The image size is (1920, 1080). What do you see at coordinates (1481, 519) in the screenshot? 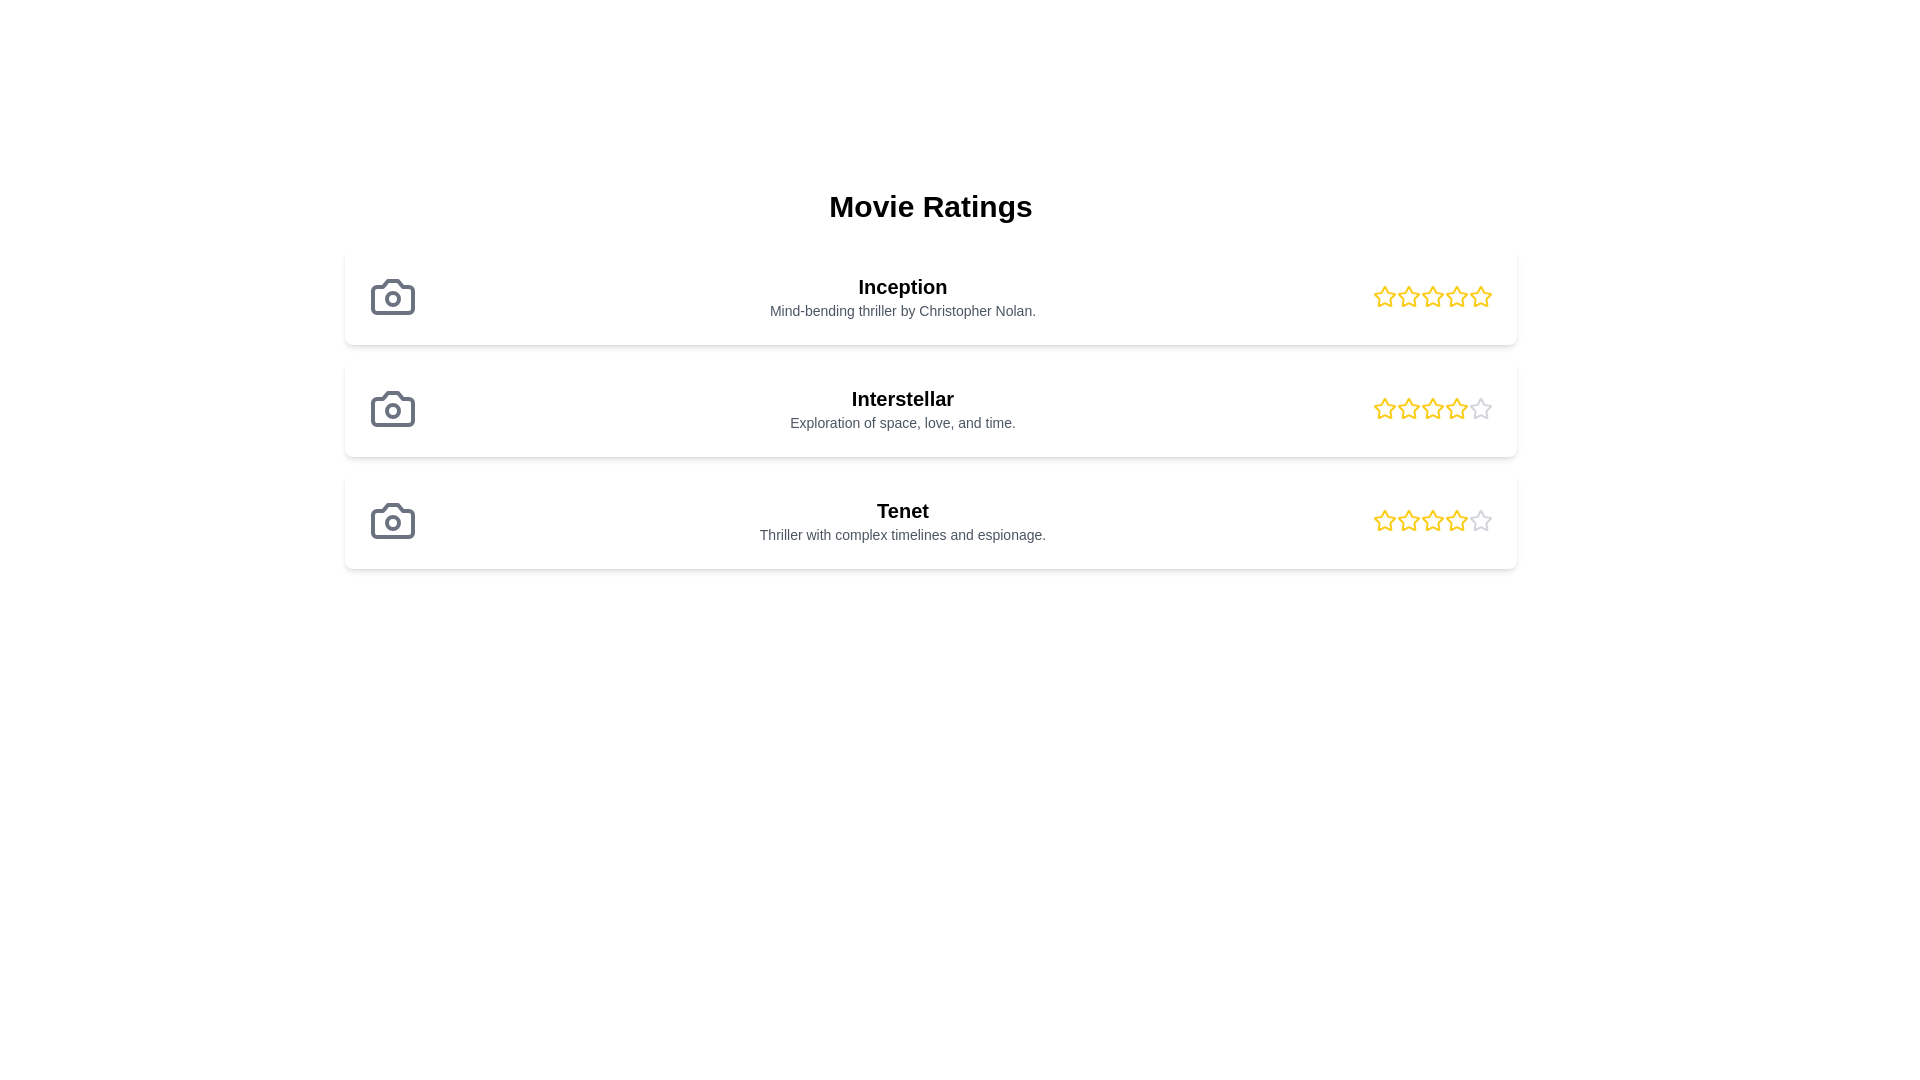
I see `the fifth star icon used for ratings next to the label 'Tenet'` at bounding box center [1481, 519].